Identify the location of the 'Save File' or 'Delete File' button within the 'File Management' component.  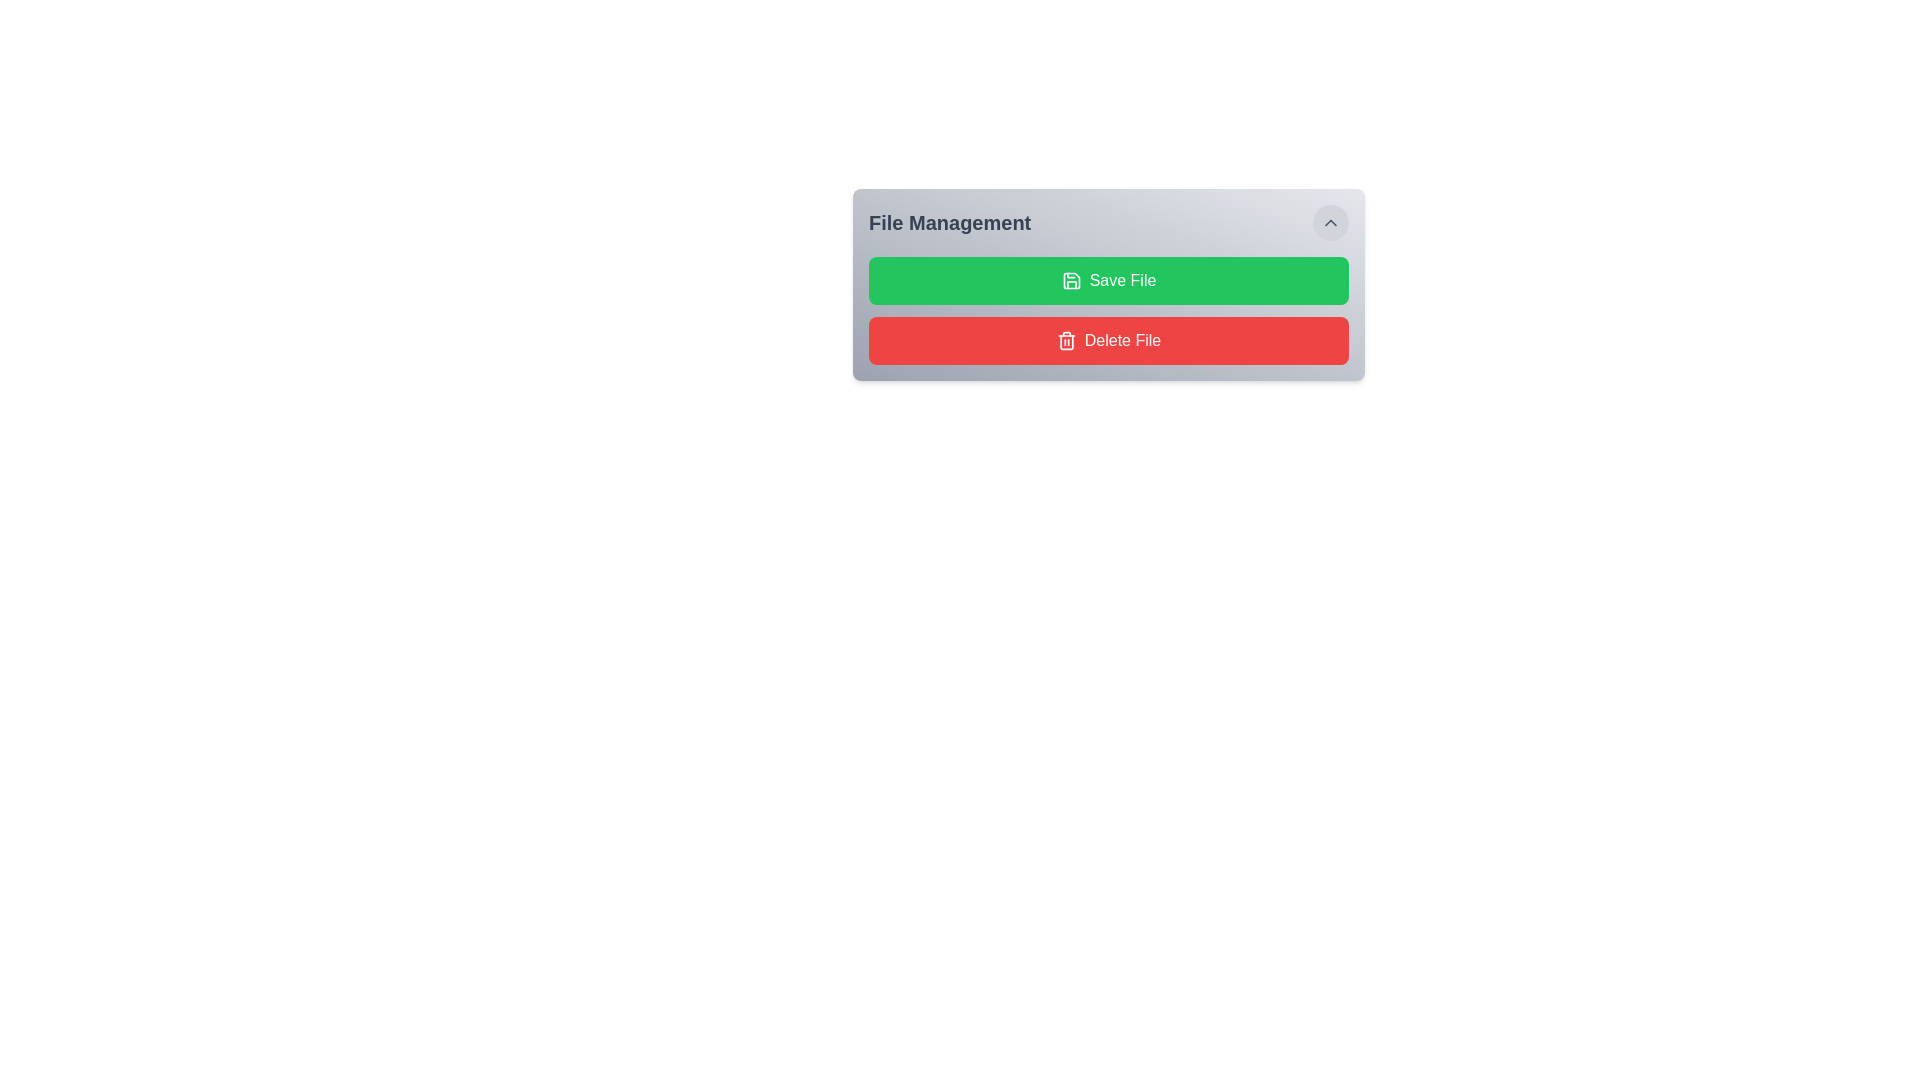
(1107, 311).